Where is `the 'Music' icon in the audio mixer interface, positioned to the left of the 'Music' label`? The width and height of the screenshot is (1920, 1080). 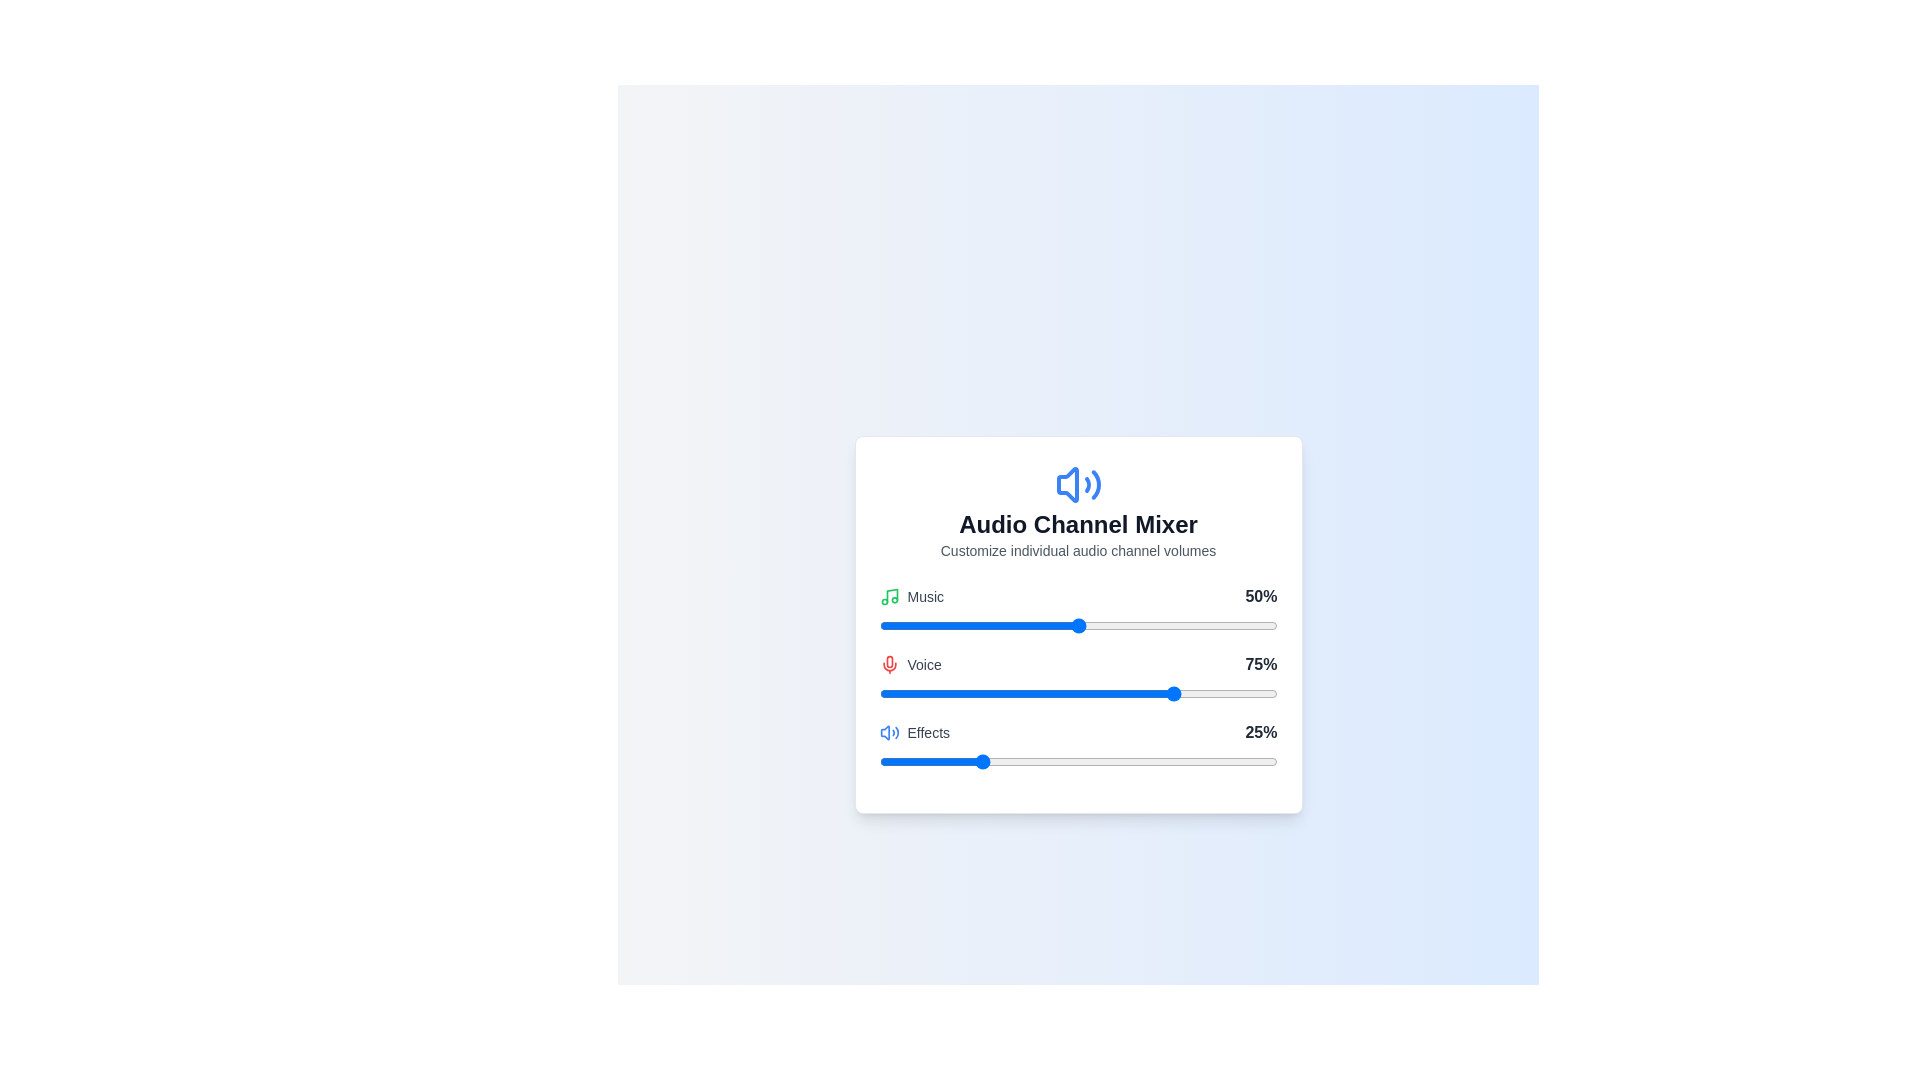
the 'Music' icon in the audio mixer interface, positioned to the left of the 'Music' label is located at coordinates (888, 596).